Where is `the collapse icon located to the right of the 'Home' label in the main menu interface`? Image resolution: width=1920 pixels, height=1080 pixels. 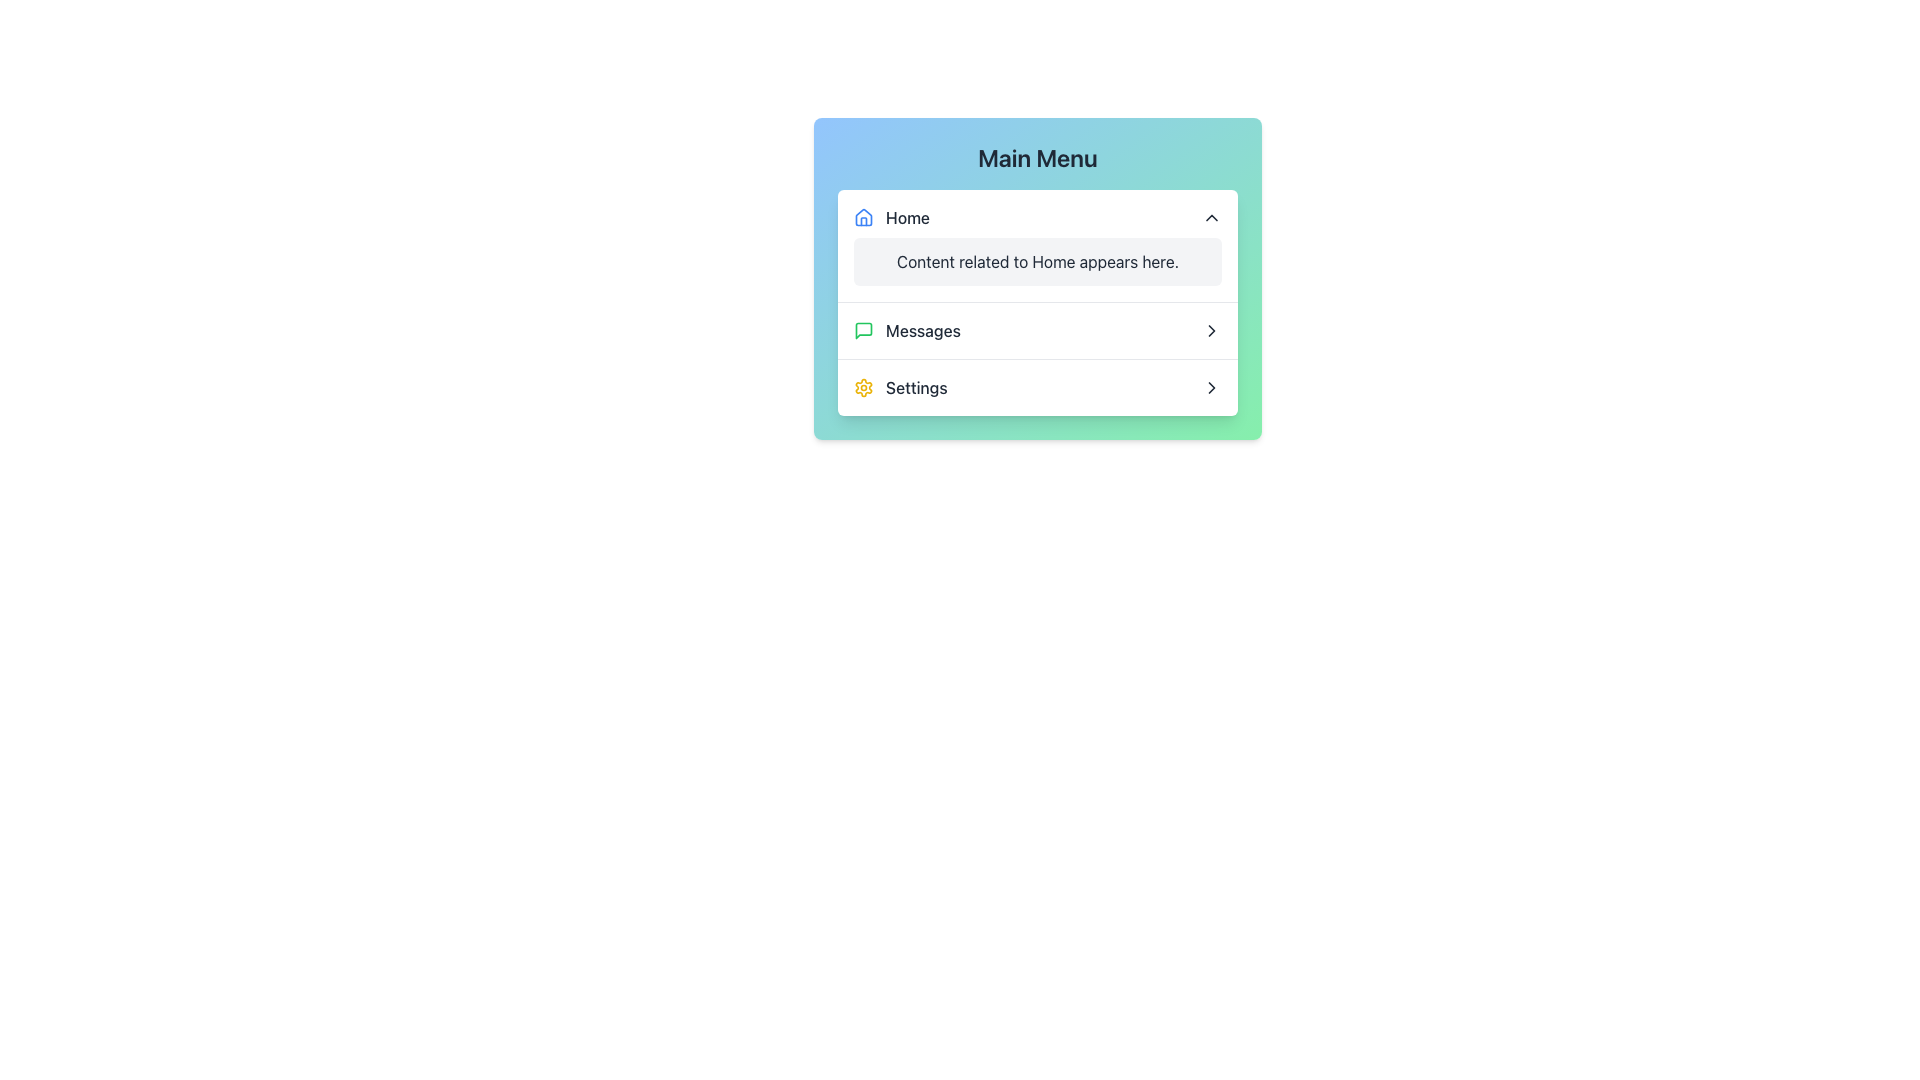 the collapse icon located to the right of the 'Home' label in the main menu interface is located at coordinates (1210, 218).